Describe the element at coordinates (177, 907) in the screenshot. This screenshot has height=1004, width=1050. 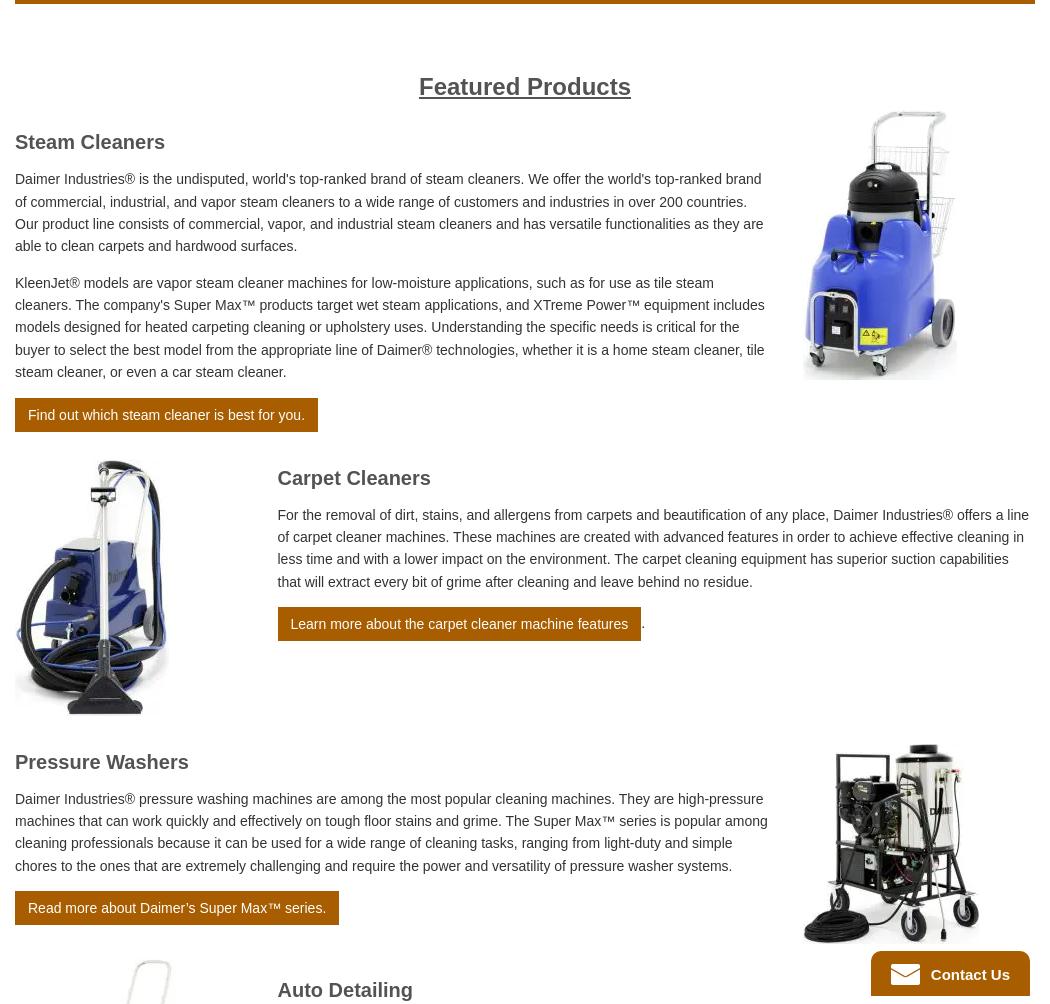
I see `'Read more about Daimer’s Super Max™ series.'` at that location.